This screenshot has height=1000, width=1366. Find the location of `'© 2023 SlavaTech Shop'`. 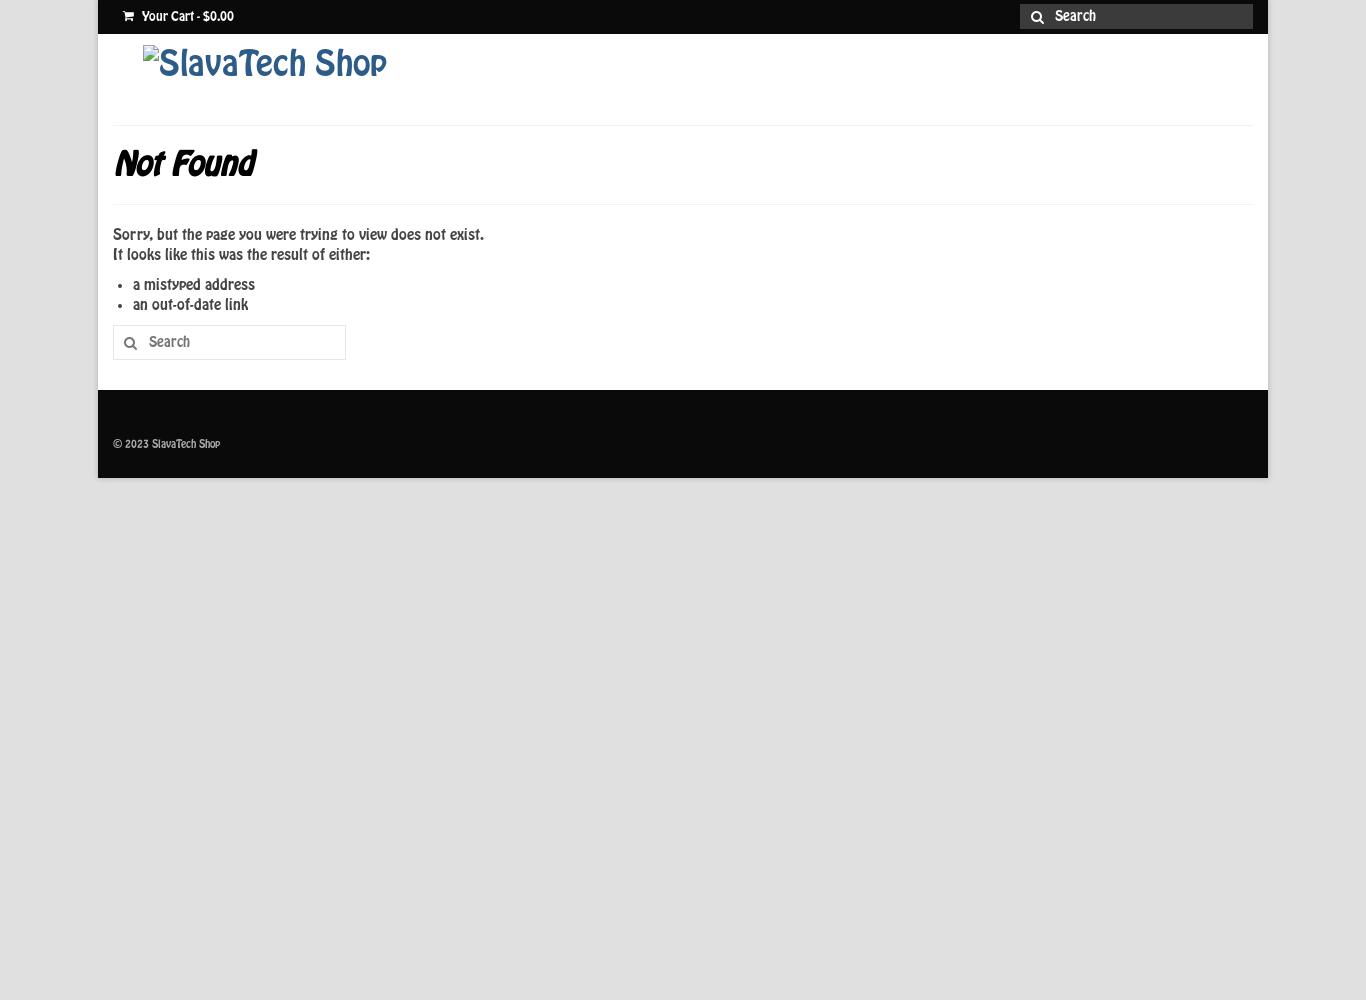

'© 2023 SlavaTech Shop' is located at coordinates (165, 443).